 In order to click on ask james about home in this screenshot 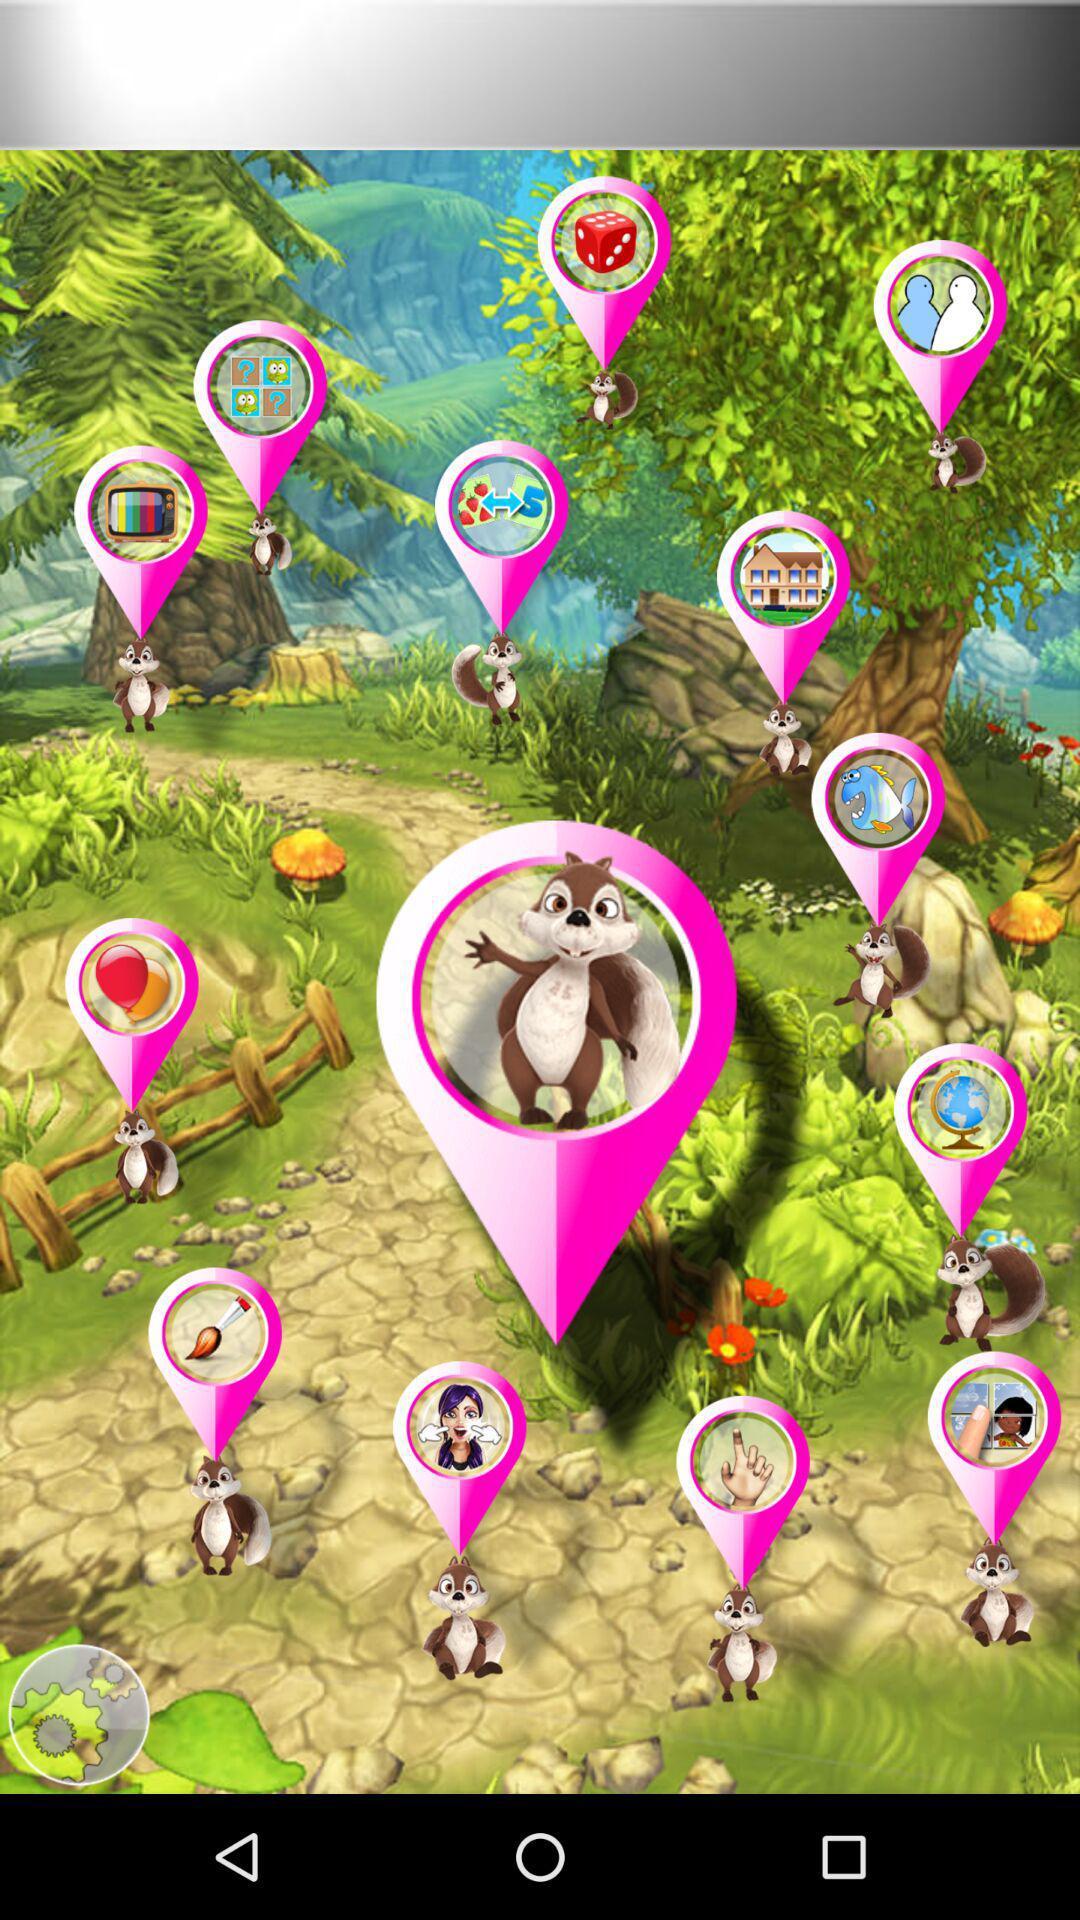, I will do `click(825, 675)`.